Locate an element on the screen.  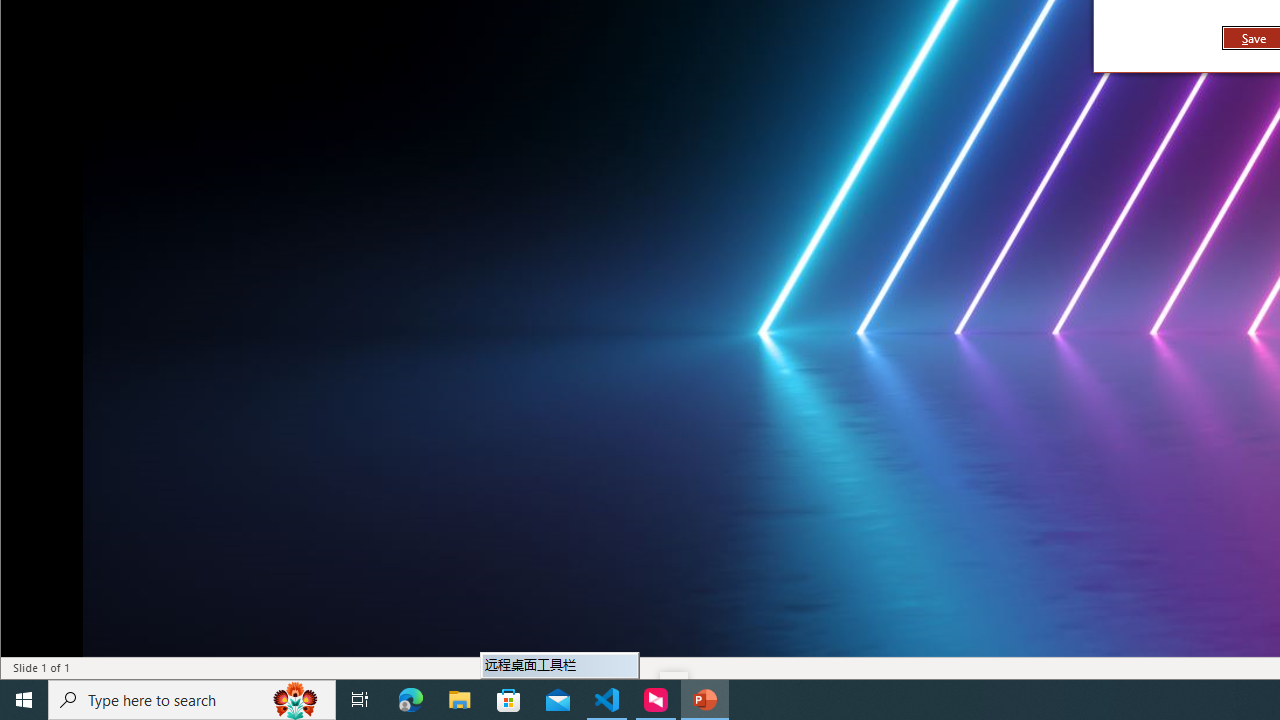
'File Explorer' is located at coordinates (459, 698).